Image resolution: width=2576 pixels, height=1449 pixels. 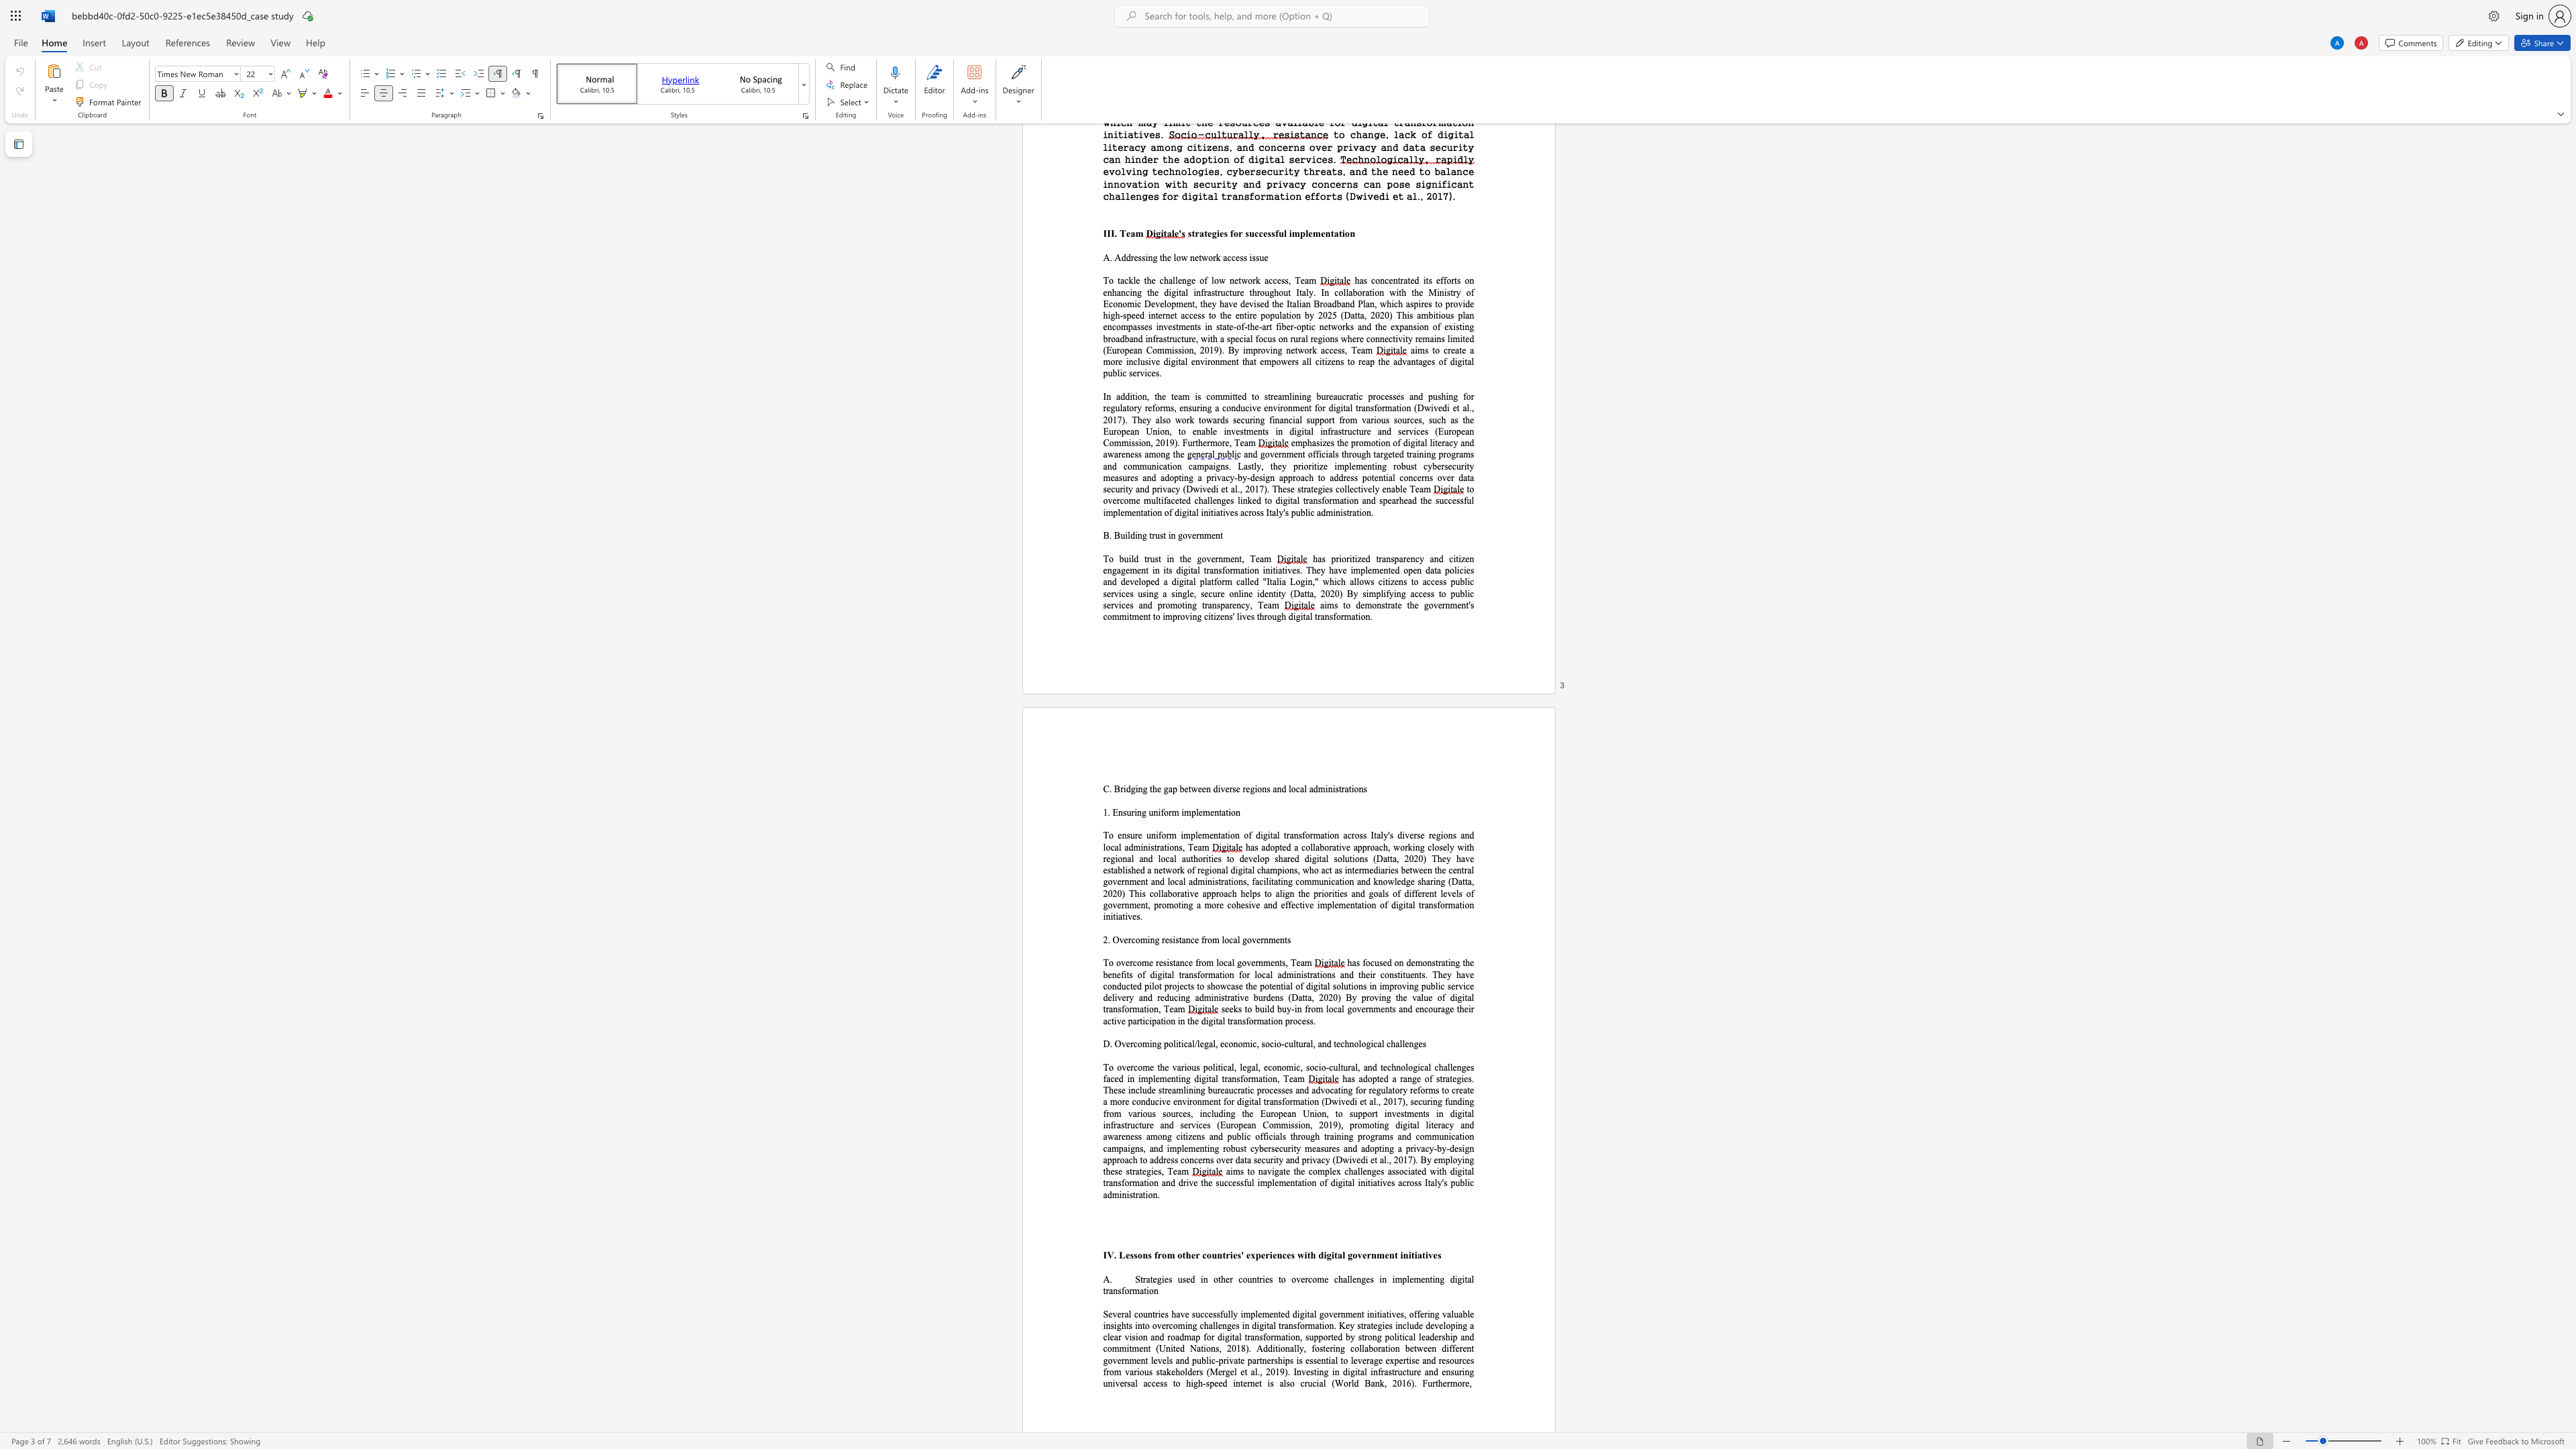 I want to click on the subset text "cipation in the d" within the text "active participation in the digital t", so click(x=1144, y=1020).